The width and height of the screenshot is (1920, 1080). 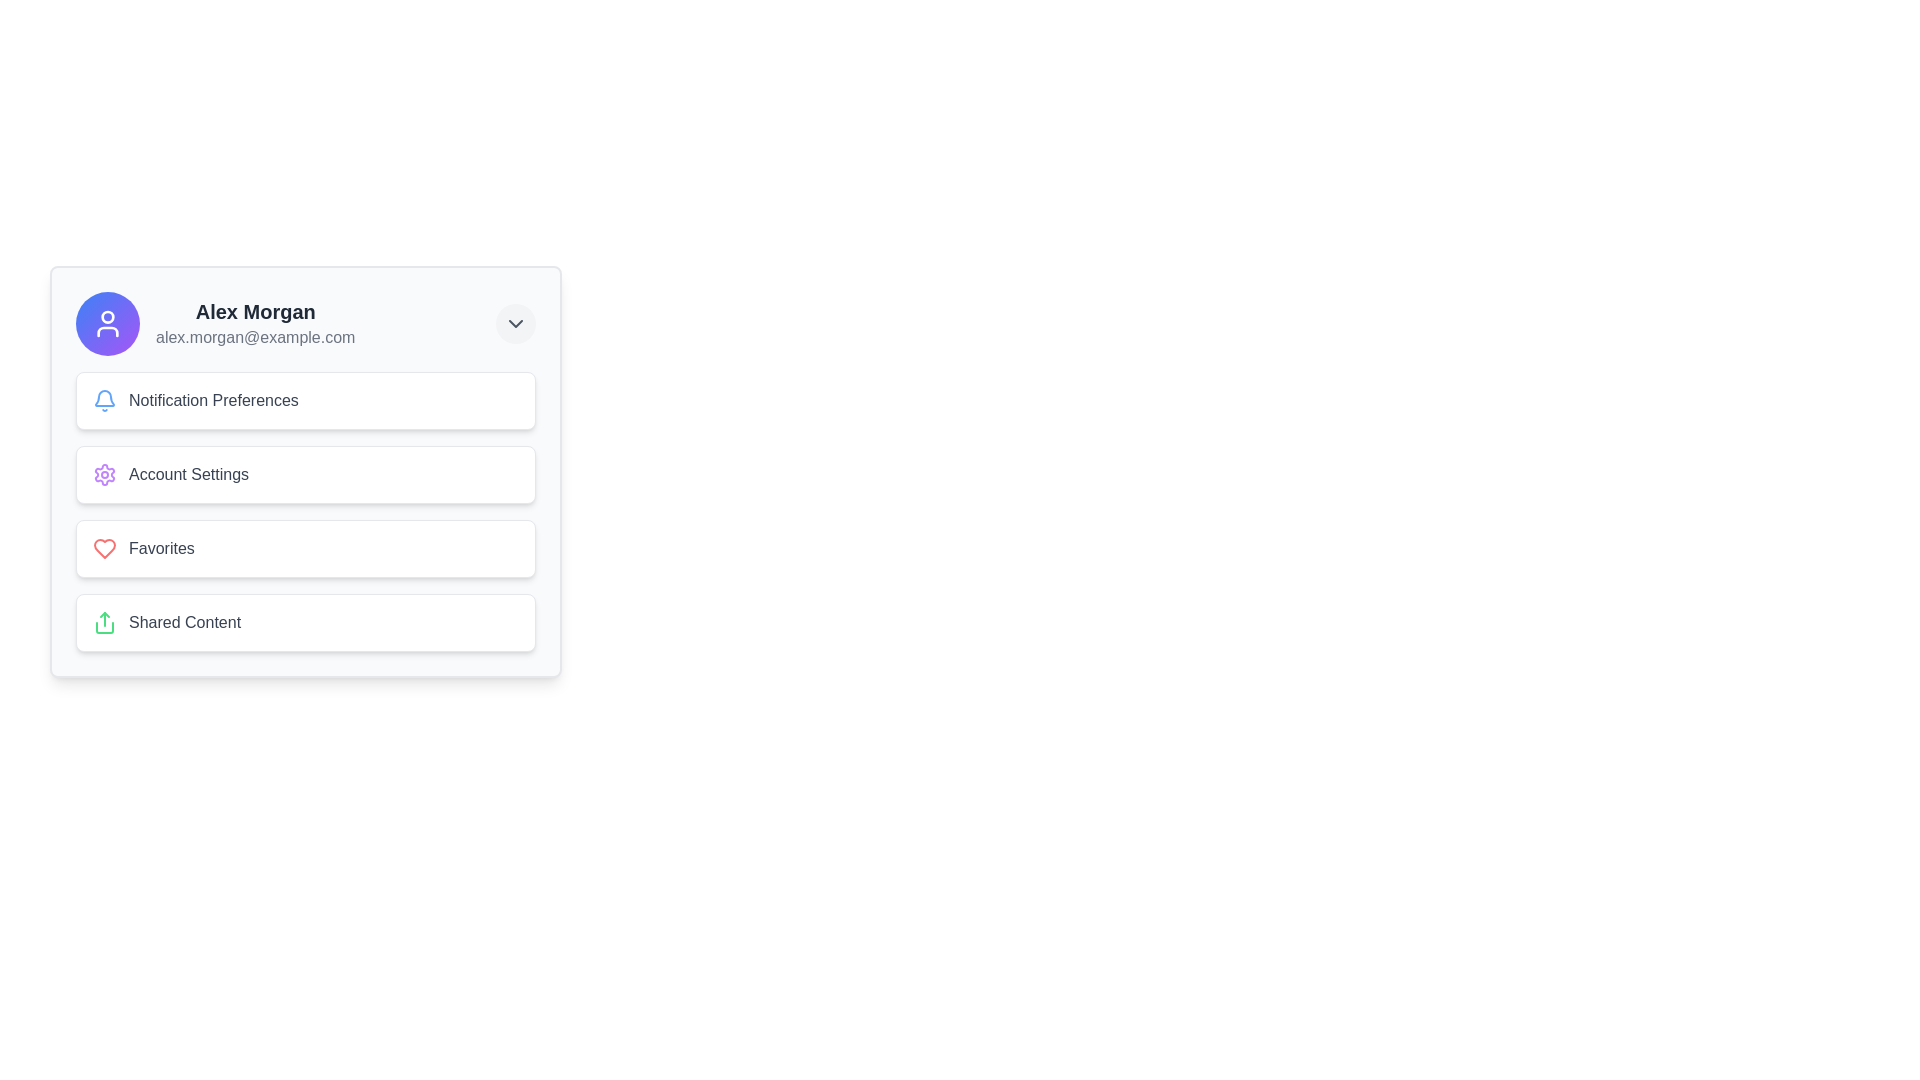 I want to click on the circular button containing the downward-pointing chevron arrow icon located at the top right corner of the card displaying user information for 'Alex Morgan', so click(x=515, y=323).